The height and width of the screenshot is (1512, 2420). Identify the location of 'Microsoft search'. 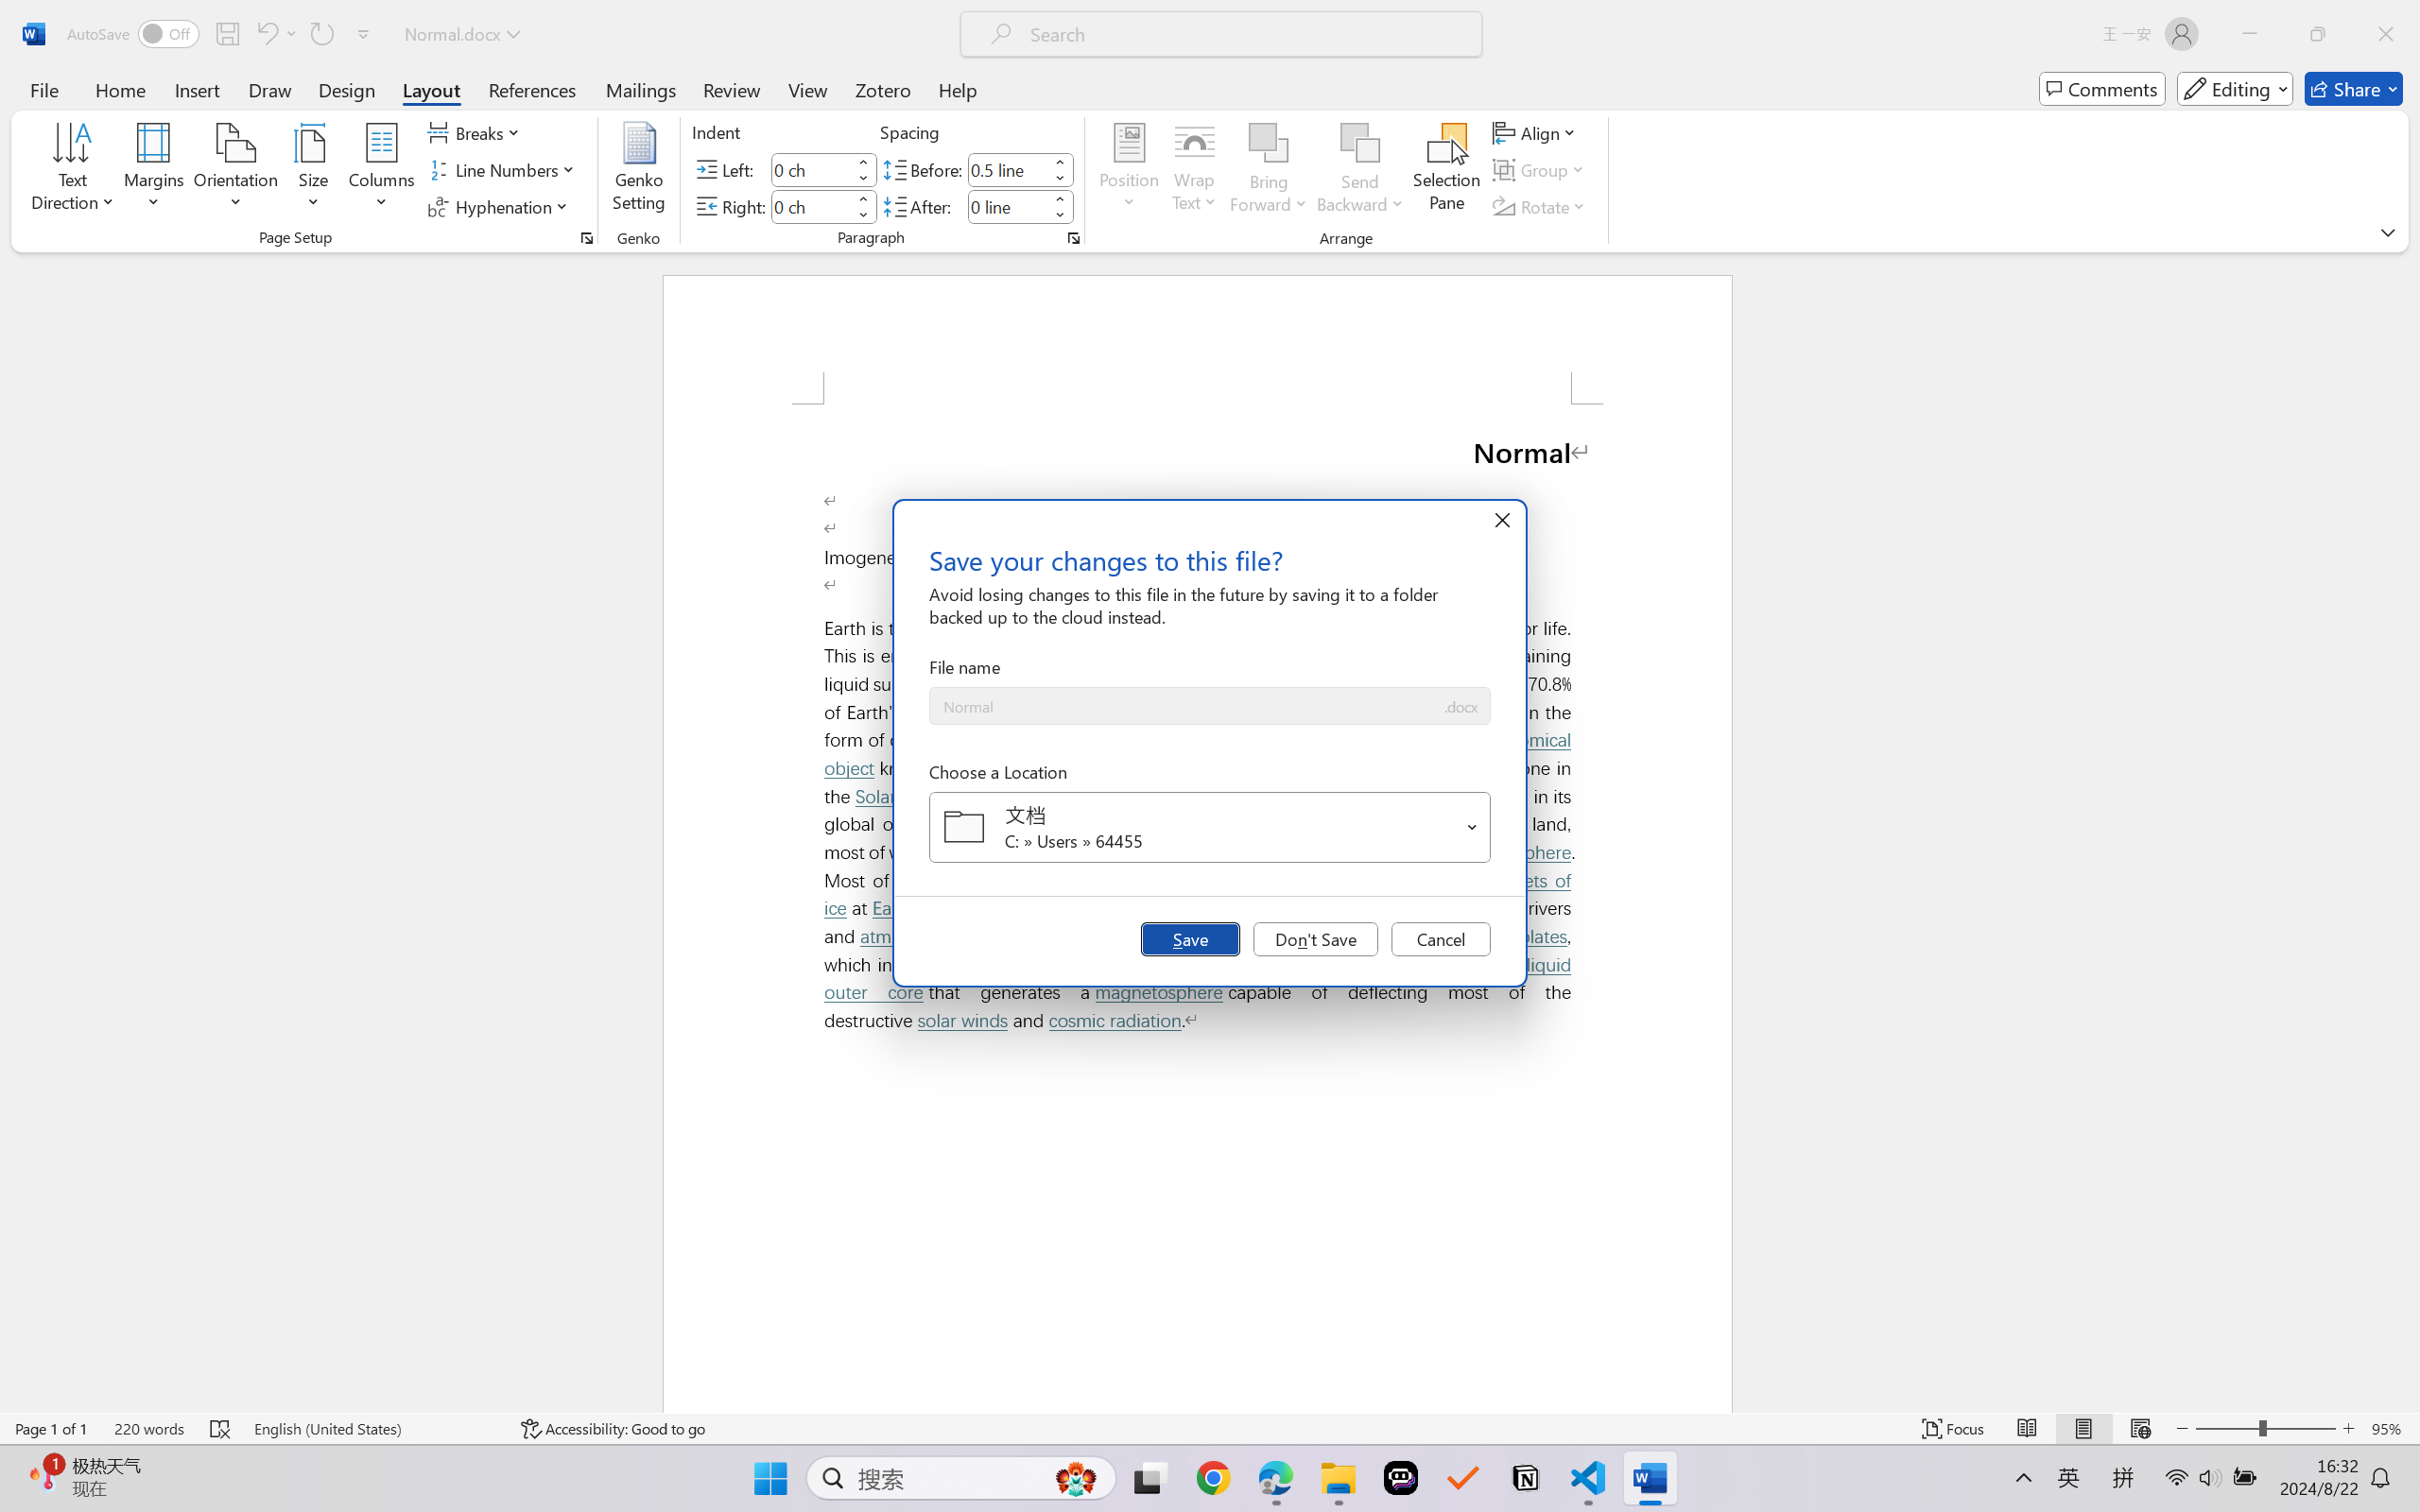
(1246, 33).